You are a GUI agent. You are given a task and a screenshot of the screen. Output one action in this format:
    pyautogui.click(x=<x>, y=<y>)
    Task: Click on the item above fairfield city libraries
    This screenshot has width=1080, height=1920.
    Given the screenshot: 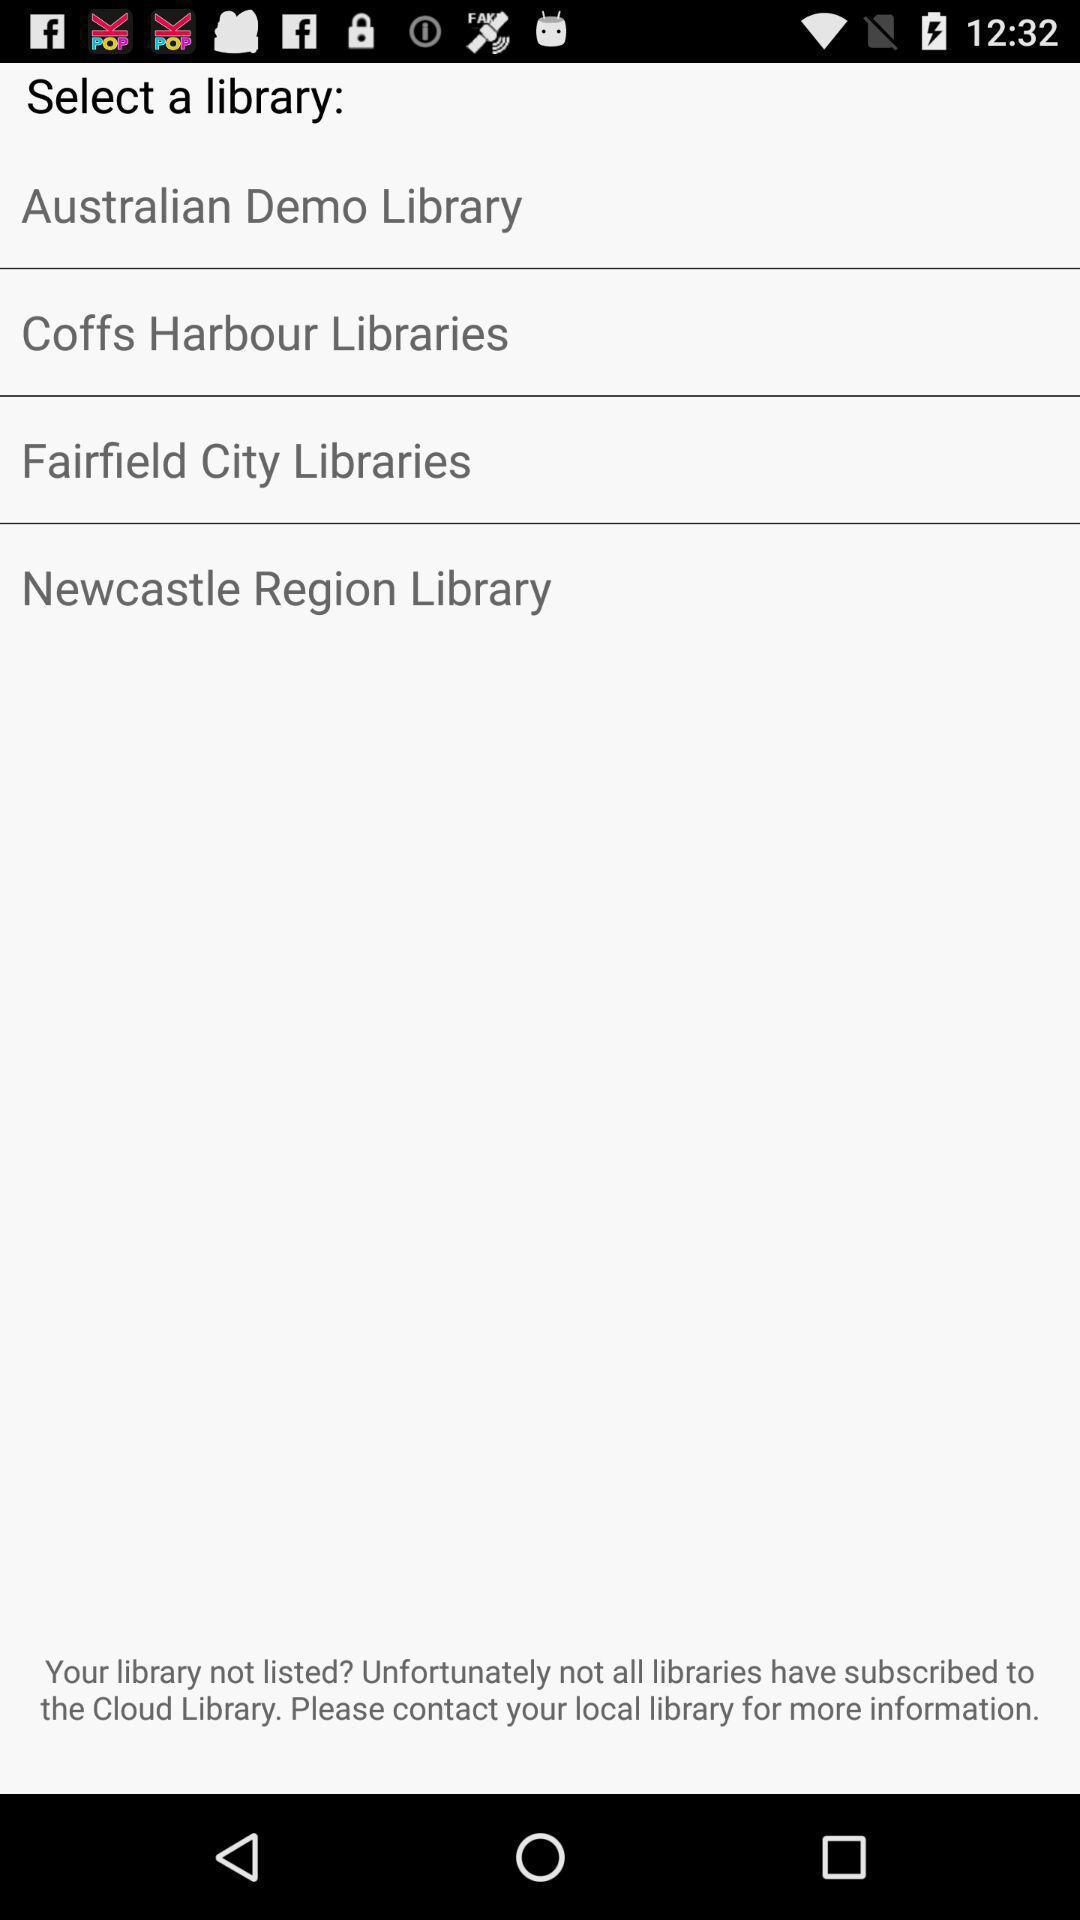 What is the action you would take?
    pyautogui.click(x=540, y=332)
    